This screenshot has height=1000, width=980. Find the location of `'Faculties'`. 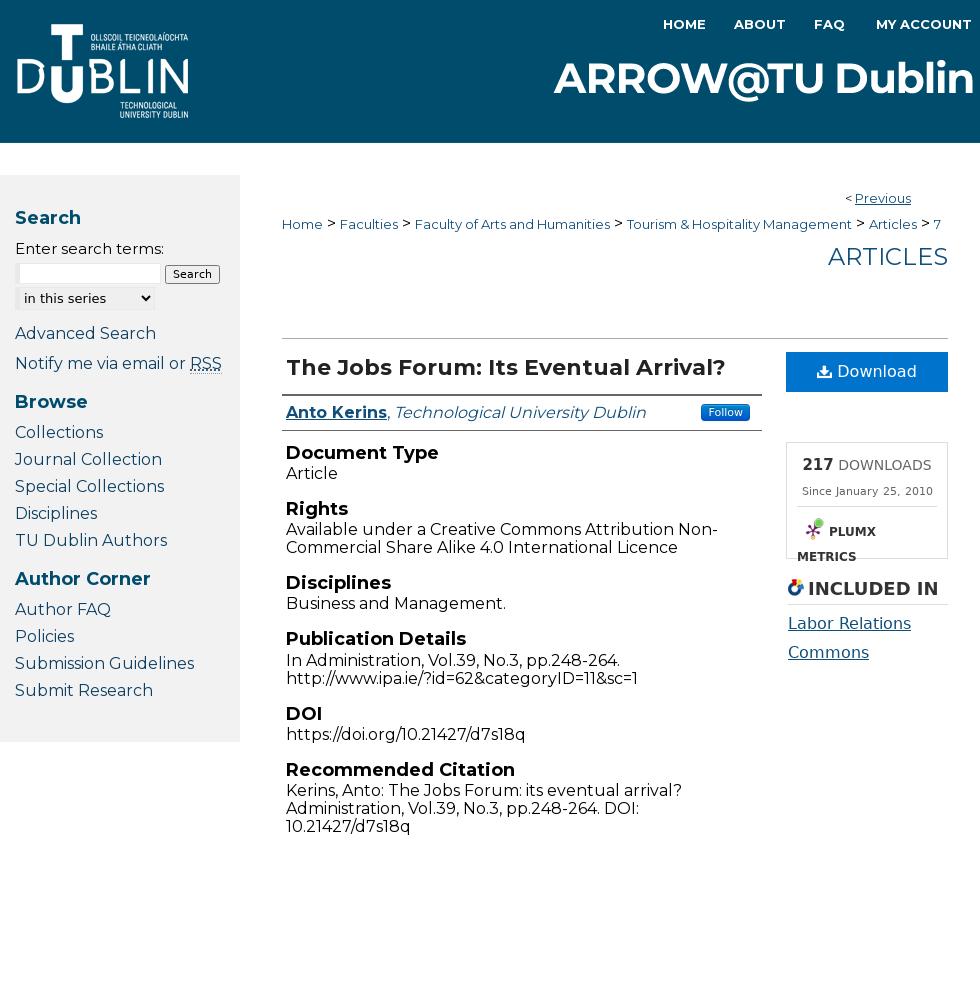

'Faculties' is located at coordinates (368, 223).